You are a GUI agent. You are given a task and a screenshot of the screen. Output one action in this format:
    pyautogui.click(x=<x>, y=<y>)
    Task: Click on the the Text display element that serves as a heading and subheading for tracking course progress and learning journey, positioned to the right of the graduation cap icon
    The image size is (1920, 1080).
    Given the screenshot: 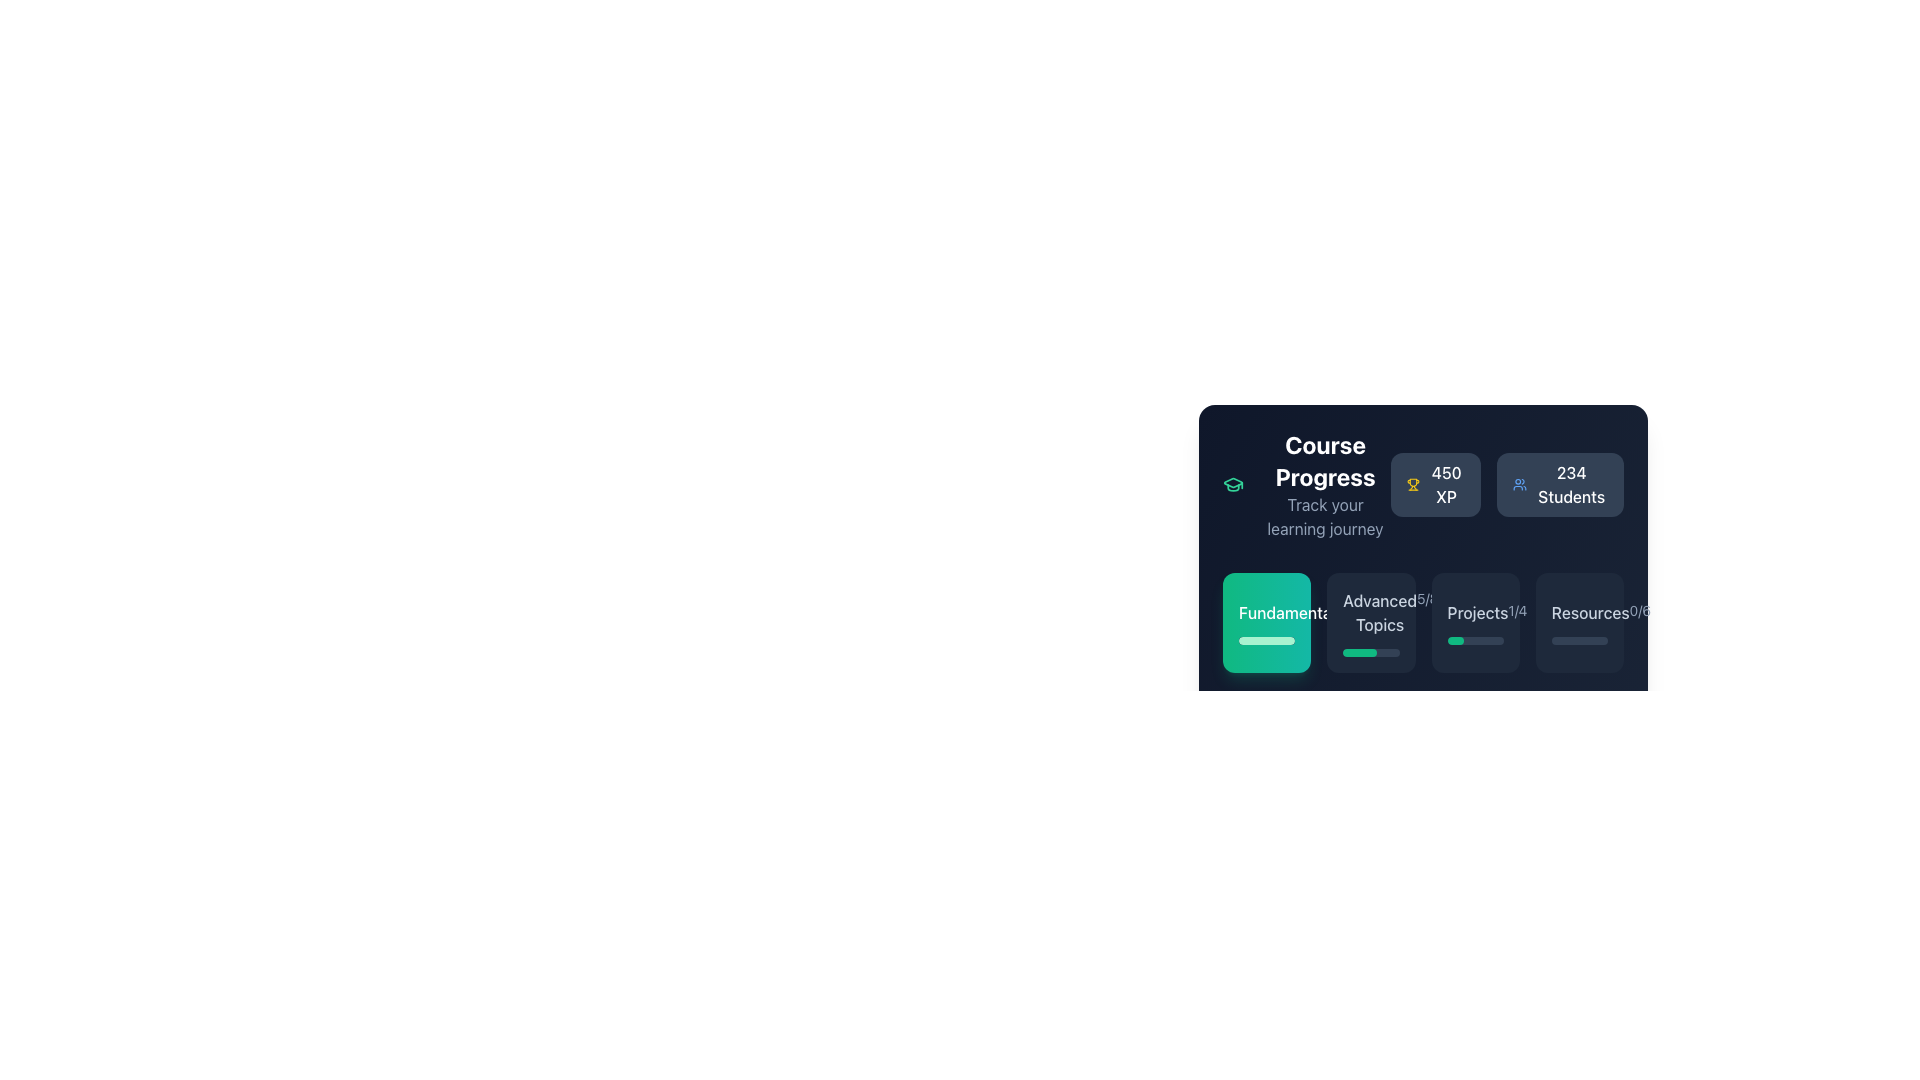 What is the action you would take?
    pyautogui.click(x=1325, y=485)
    